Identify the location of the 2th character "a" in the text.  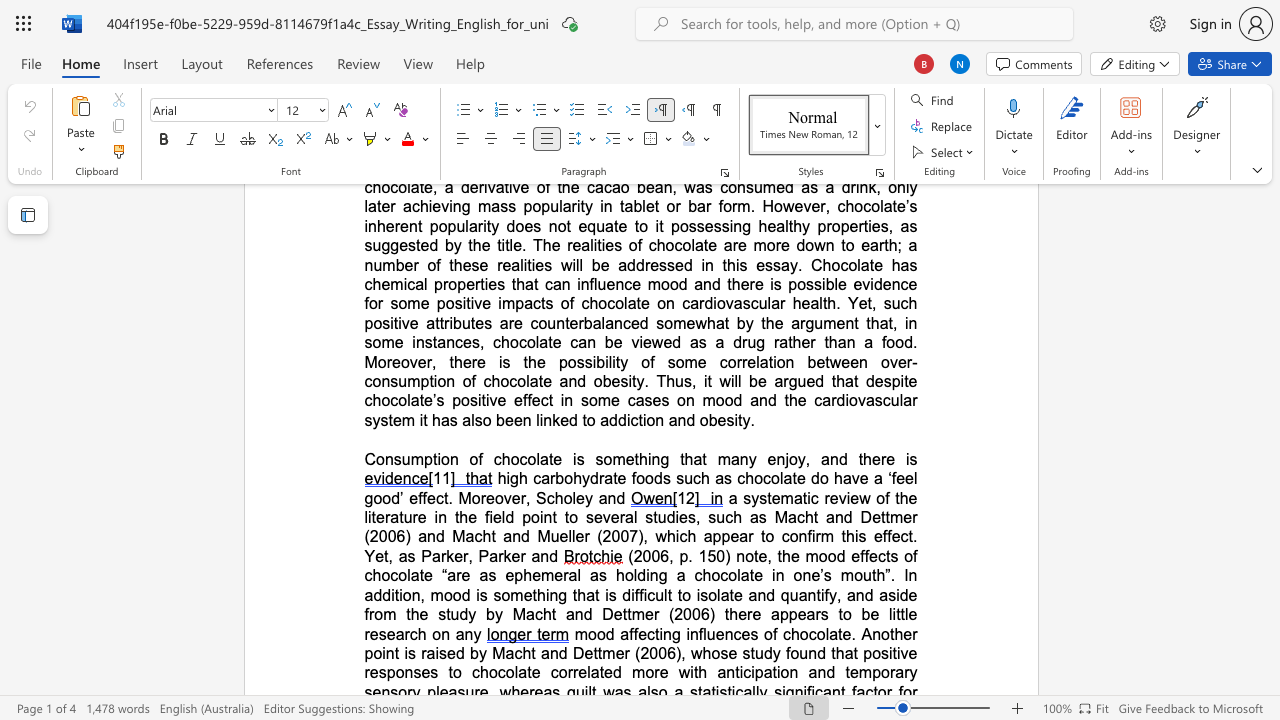
(465, 419).